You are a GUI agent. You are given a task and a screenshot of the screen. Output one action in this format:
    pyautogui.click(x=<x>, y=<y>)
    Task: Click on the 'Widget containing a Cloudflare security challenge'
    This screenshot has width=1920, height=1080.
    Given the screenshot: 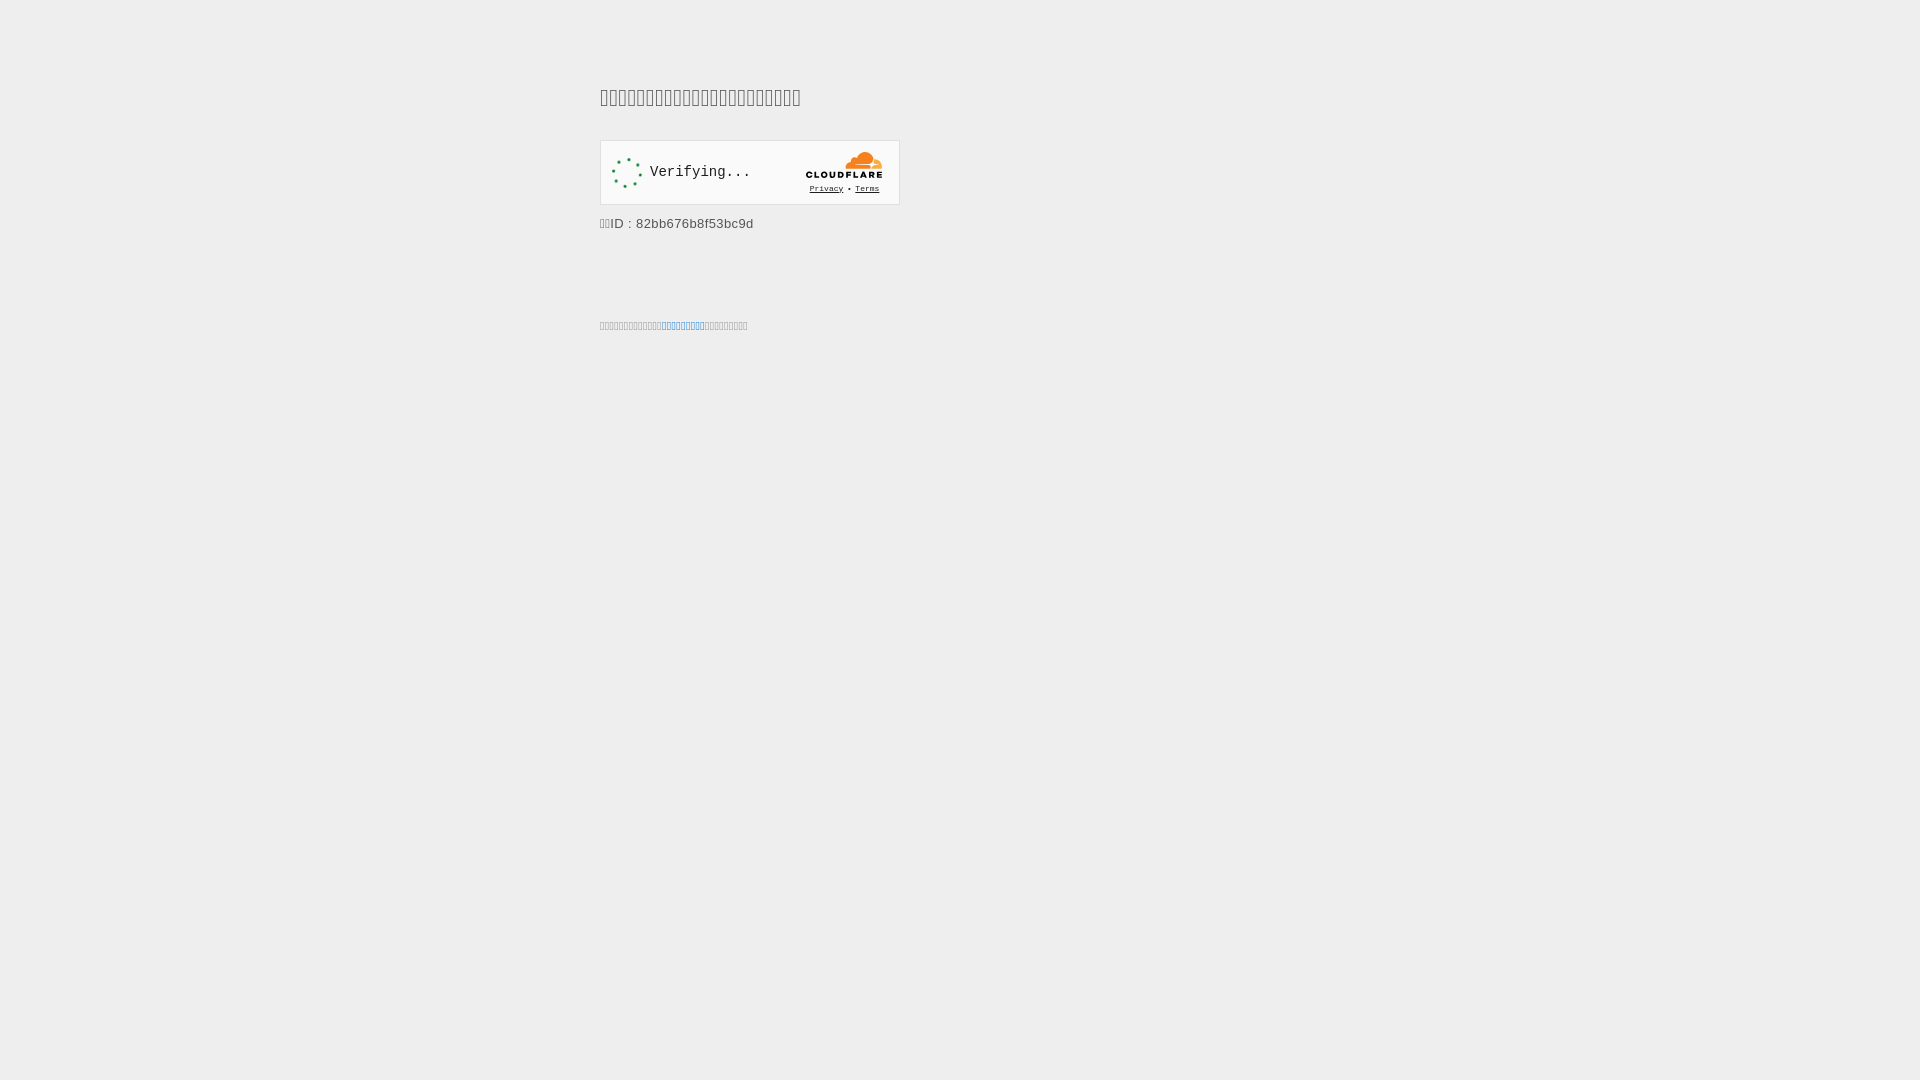 What is the action you would take?
    pyautogui.click(x=748, y=171)
    